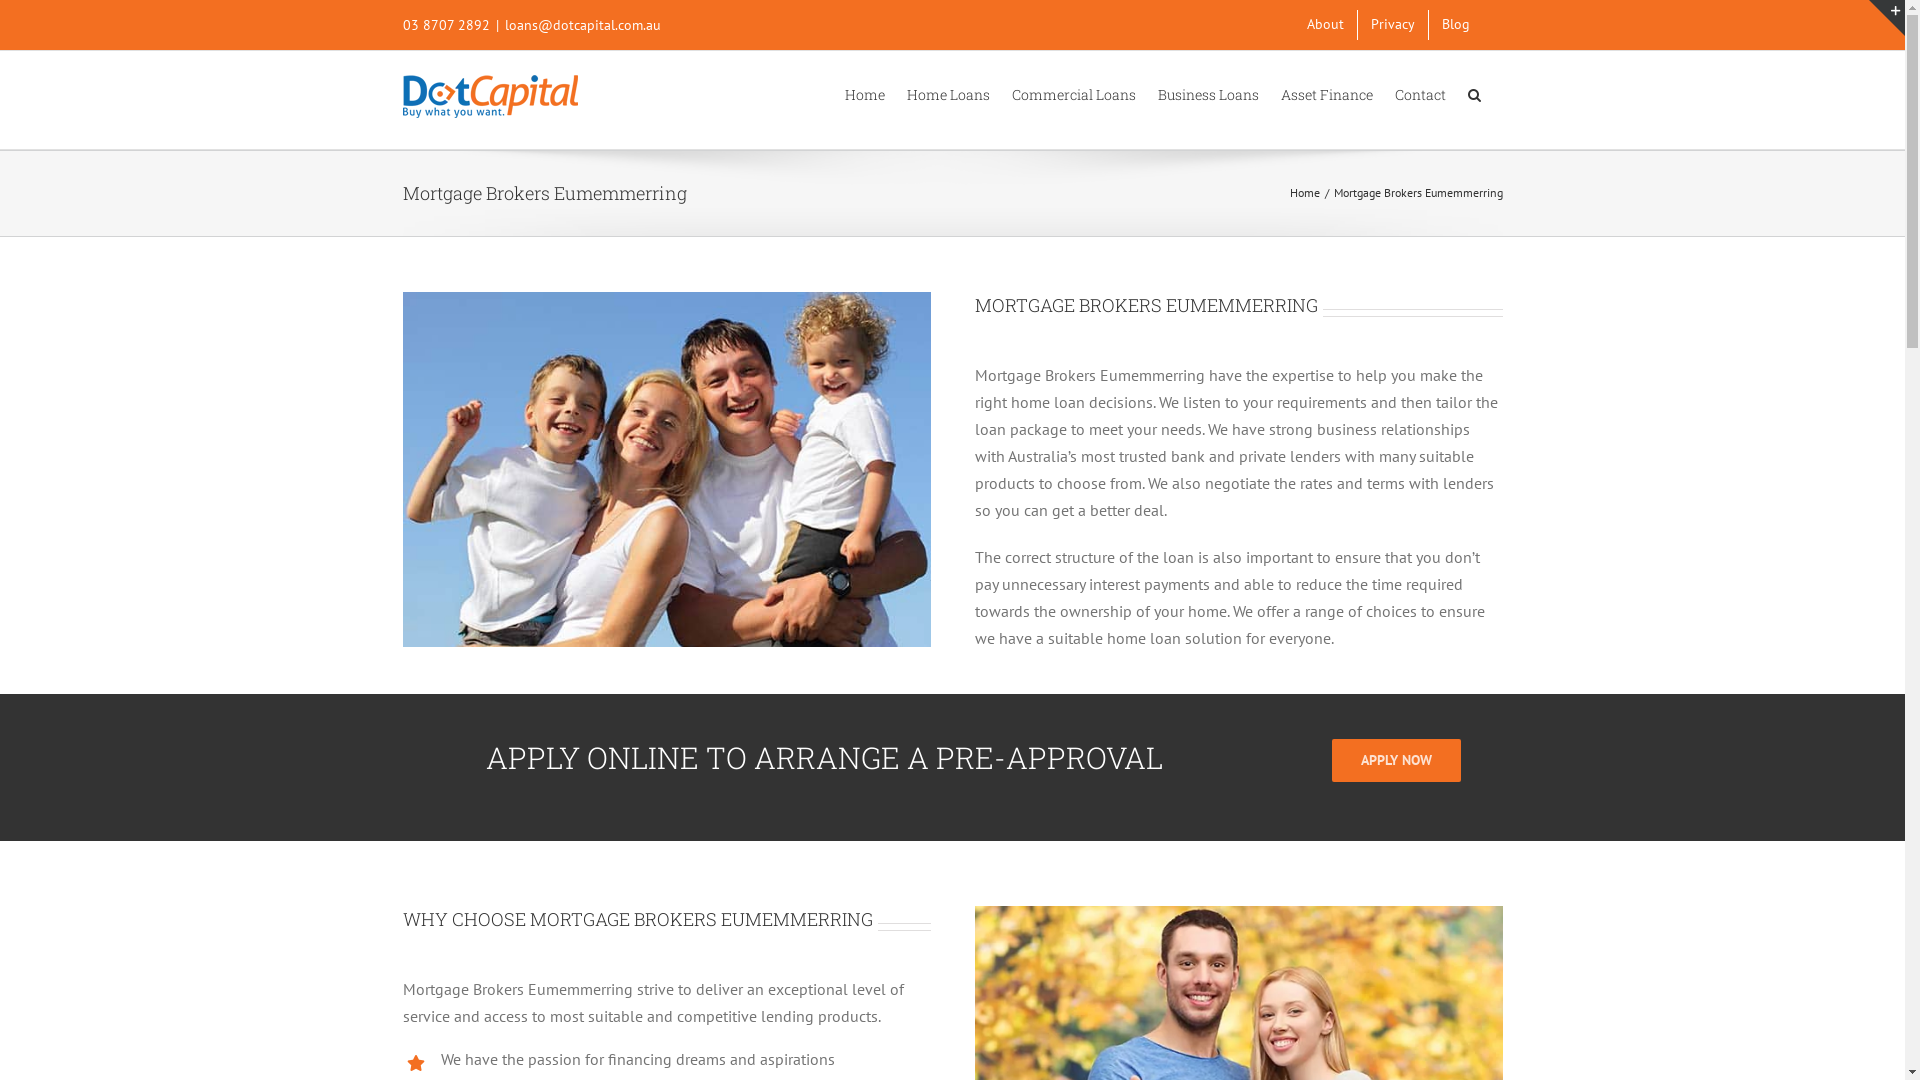 This screenshot has width=1920, height=1080. I want to click on 'Home', so click(864, 92).